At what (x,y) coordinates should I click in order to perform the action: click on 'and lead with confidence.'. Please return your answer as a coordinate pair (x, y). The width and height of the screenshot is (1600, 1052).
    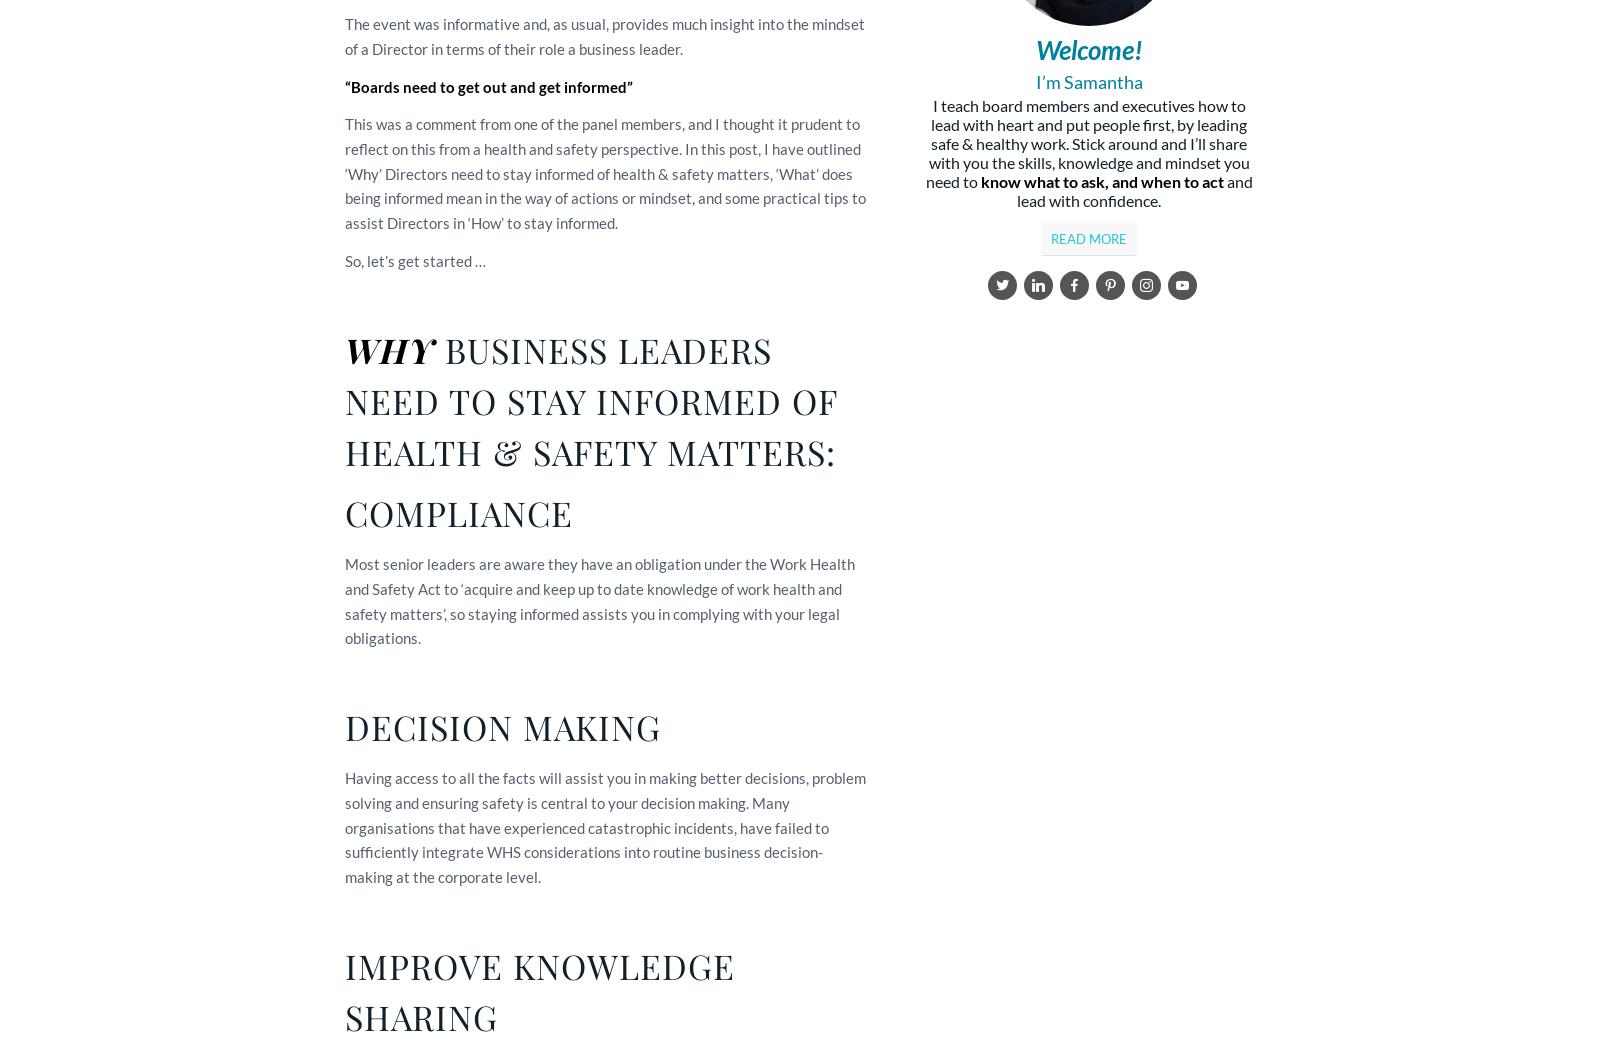
    Looking at the image, I should click on (1134, 191).